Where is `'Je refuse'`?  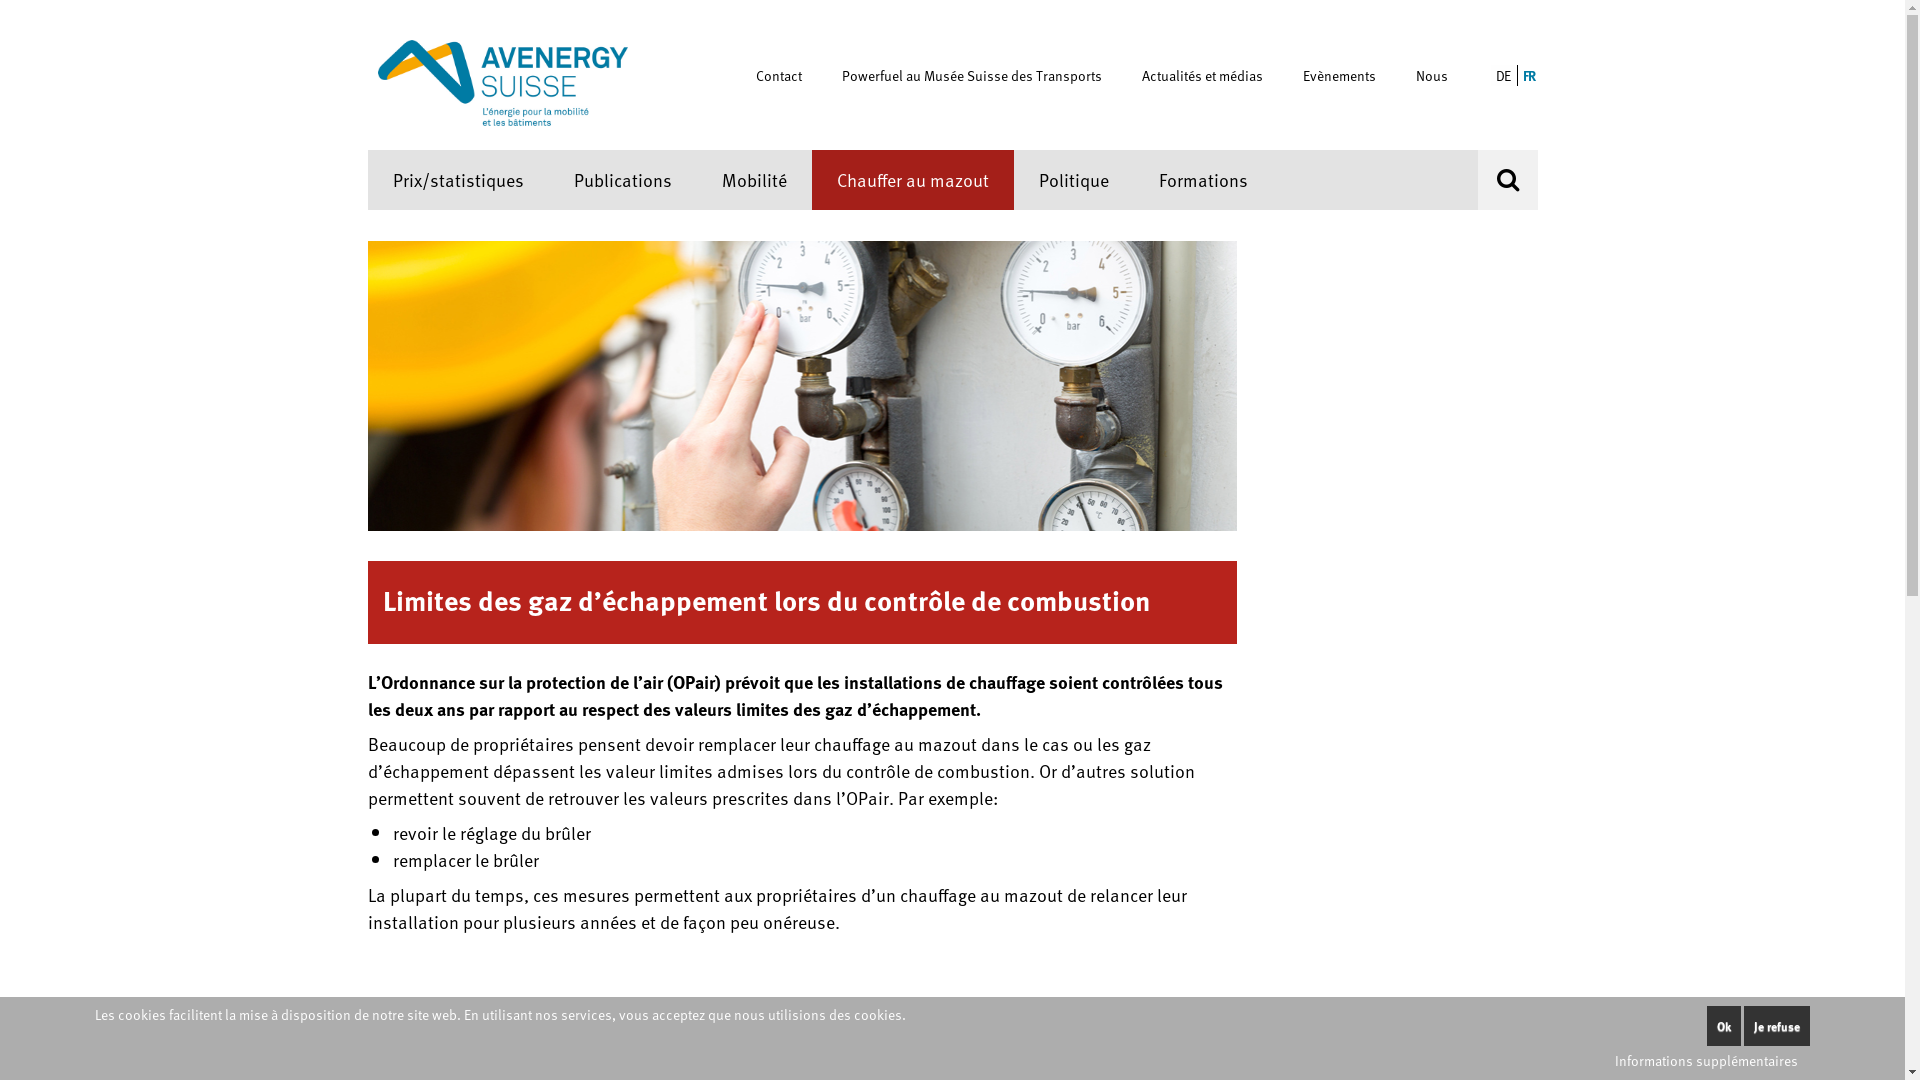
'Je refuse' is located at coordinates (1776, 1026).